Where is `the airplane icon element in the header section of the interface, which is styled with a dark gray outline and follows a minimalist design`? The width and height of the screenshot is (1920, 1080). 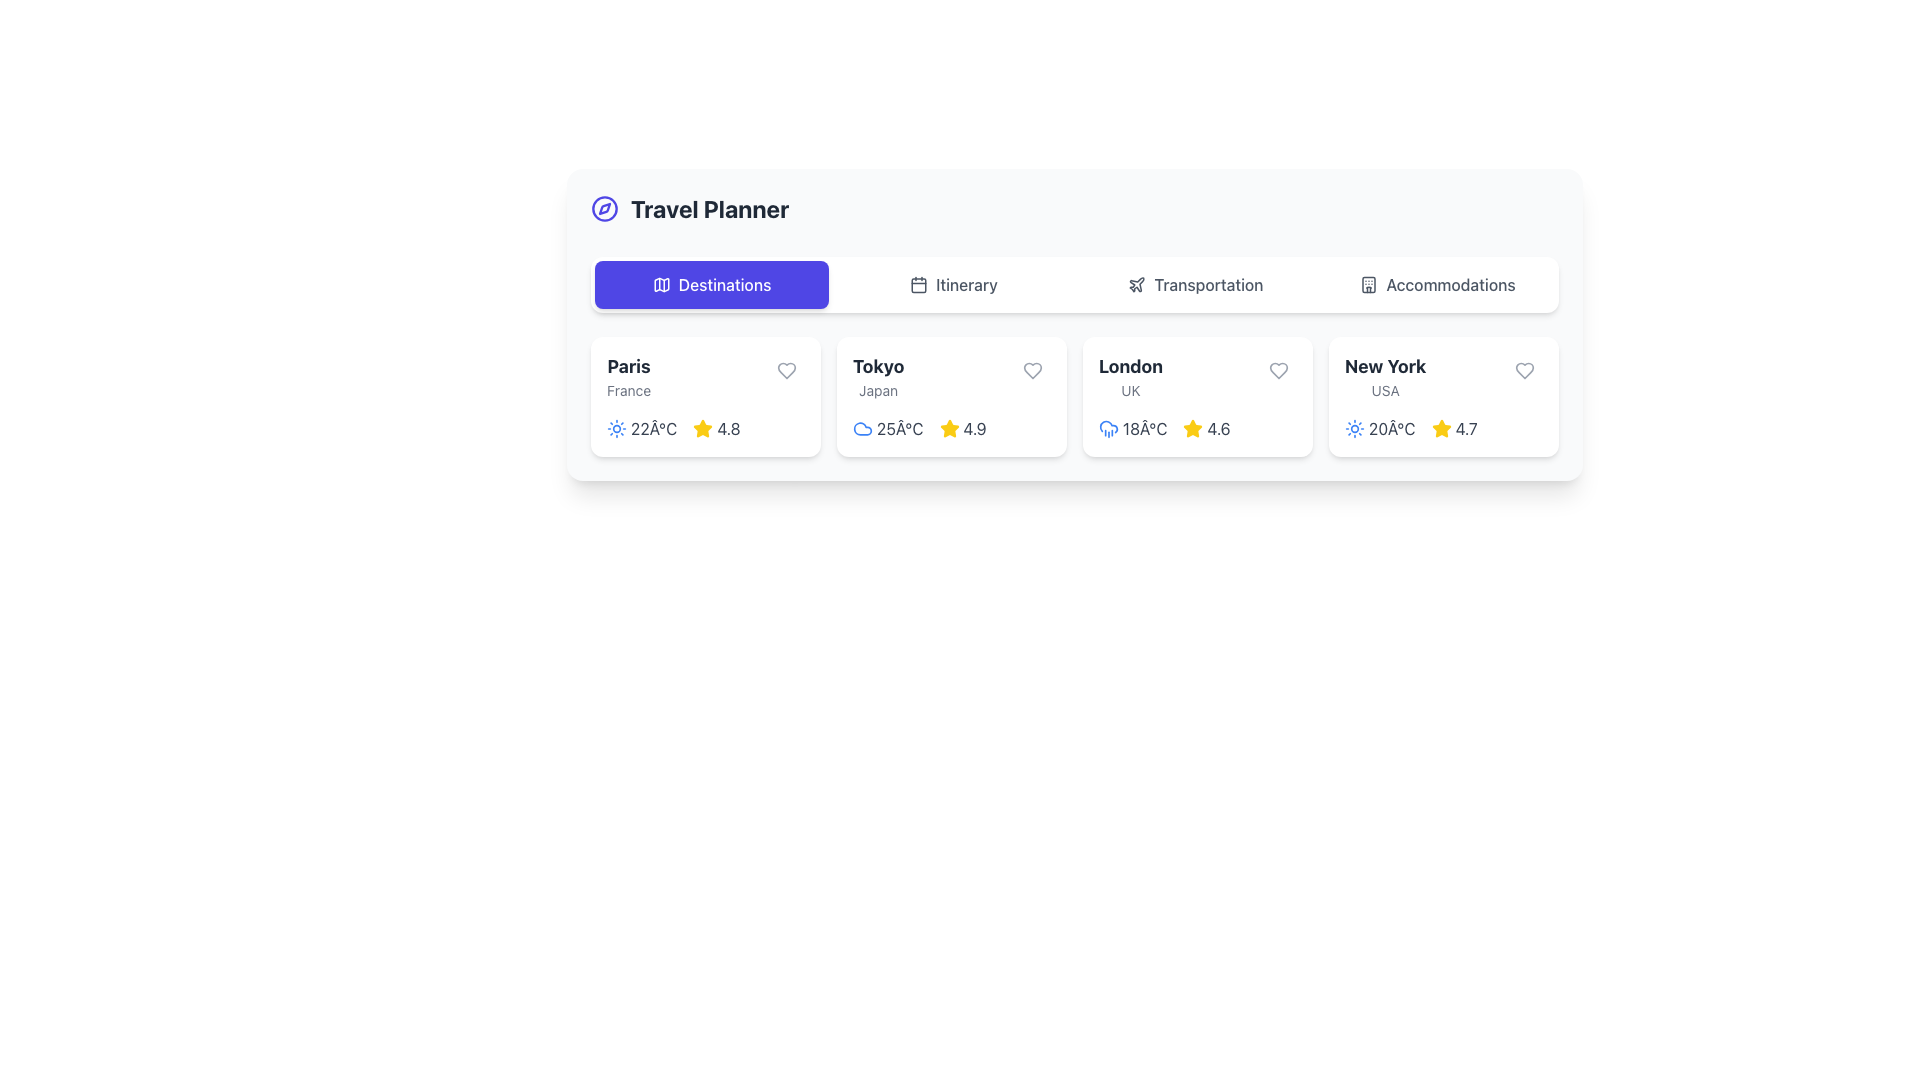 the airplane icon element in the header section of the interface, which is styled with a dark gray outline and follows a minimalist design is located at coordinates (1137, 284).